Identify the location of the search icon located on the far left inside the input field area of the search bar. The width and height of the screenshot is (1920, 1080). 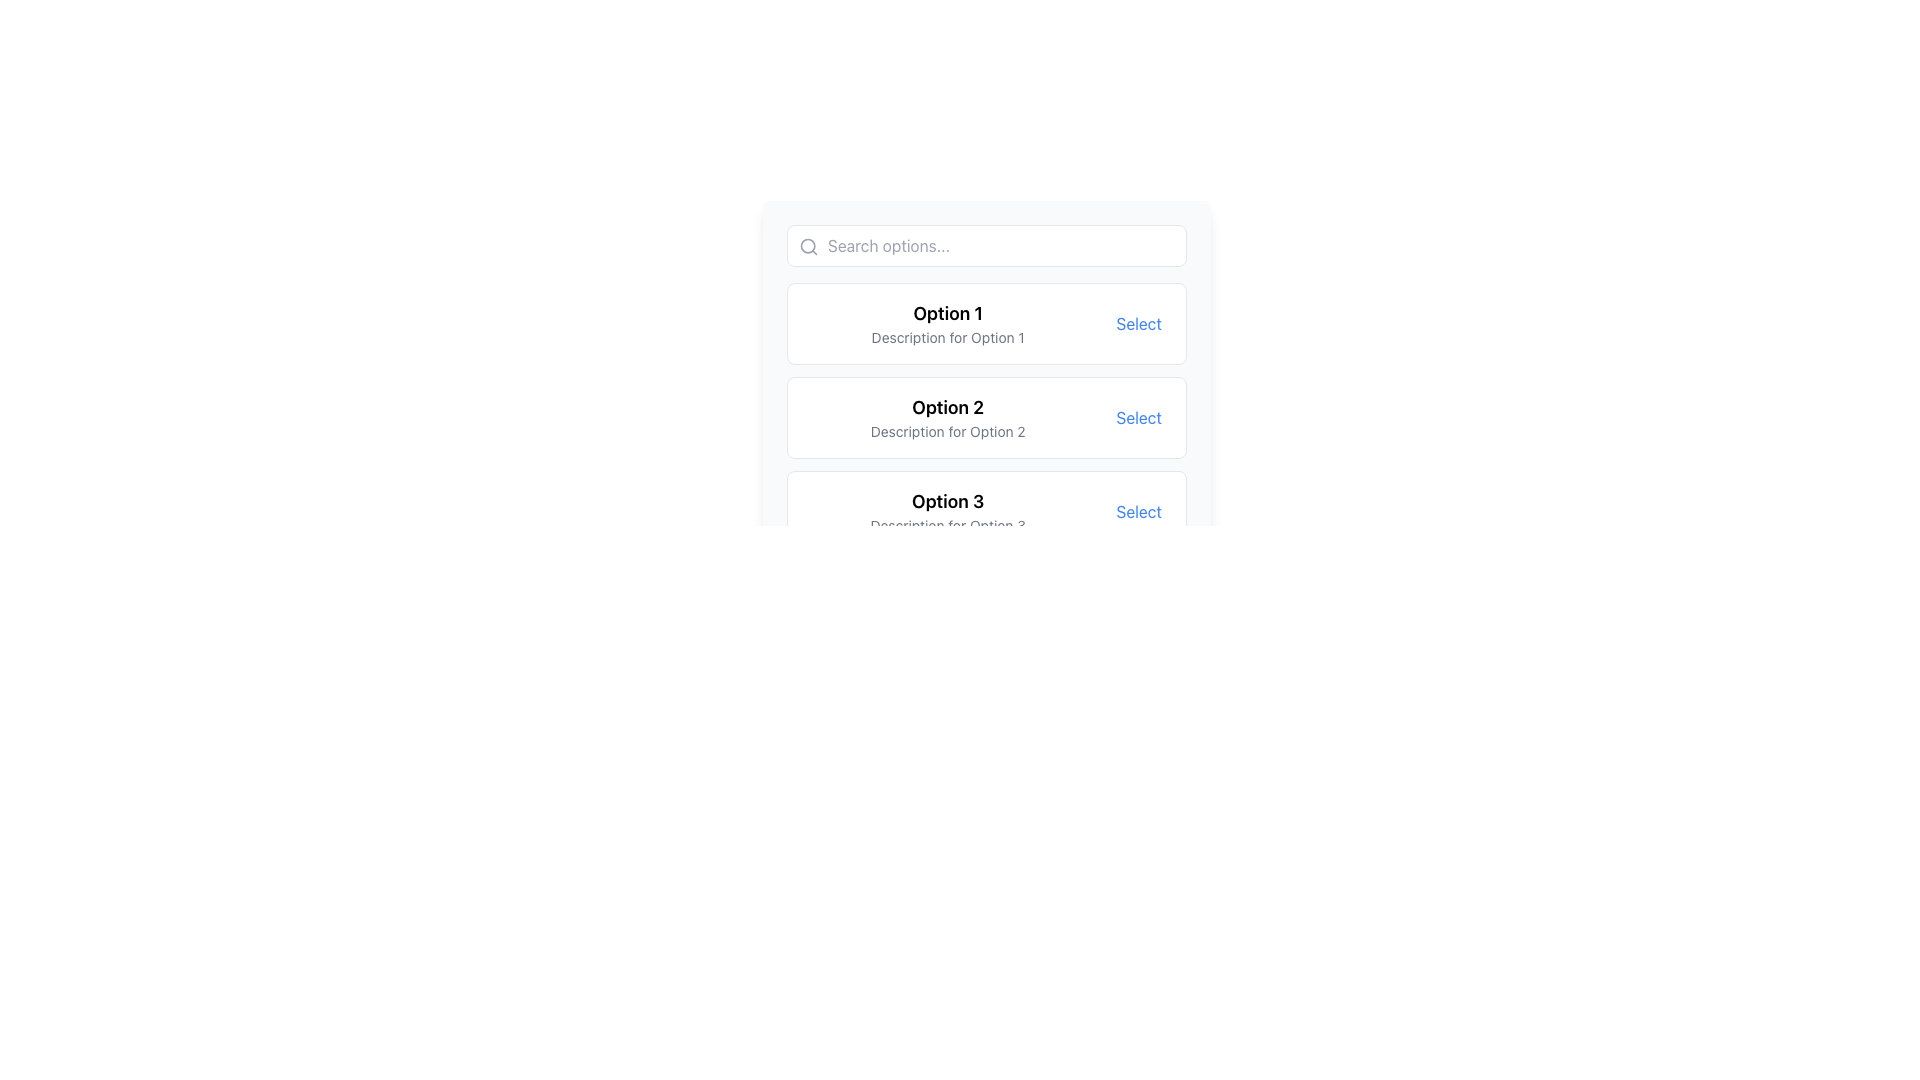
(809, 245).